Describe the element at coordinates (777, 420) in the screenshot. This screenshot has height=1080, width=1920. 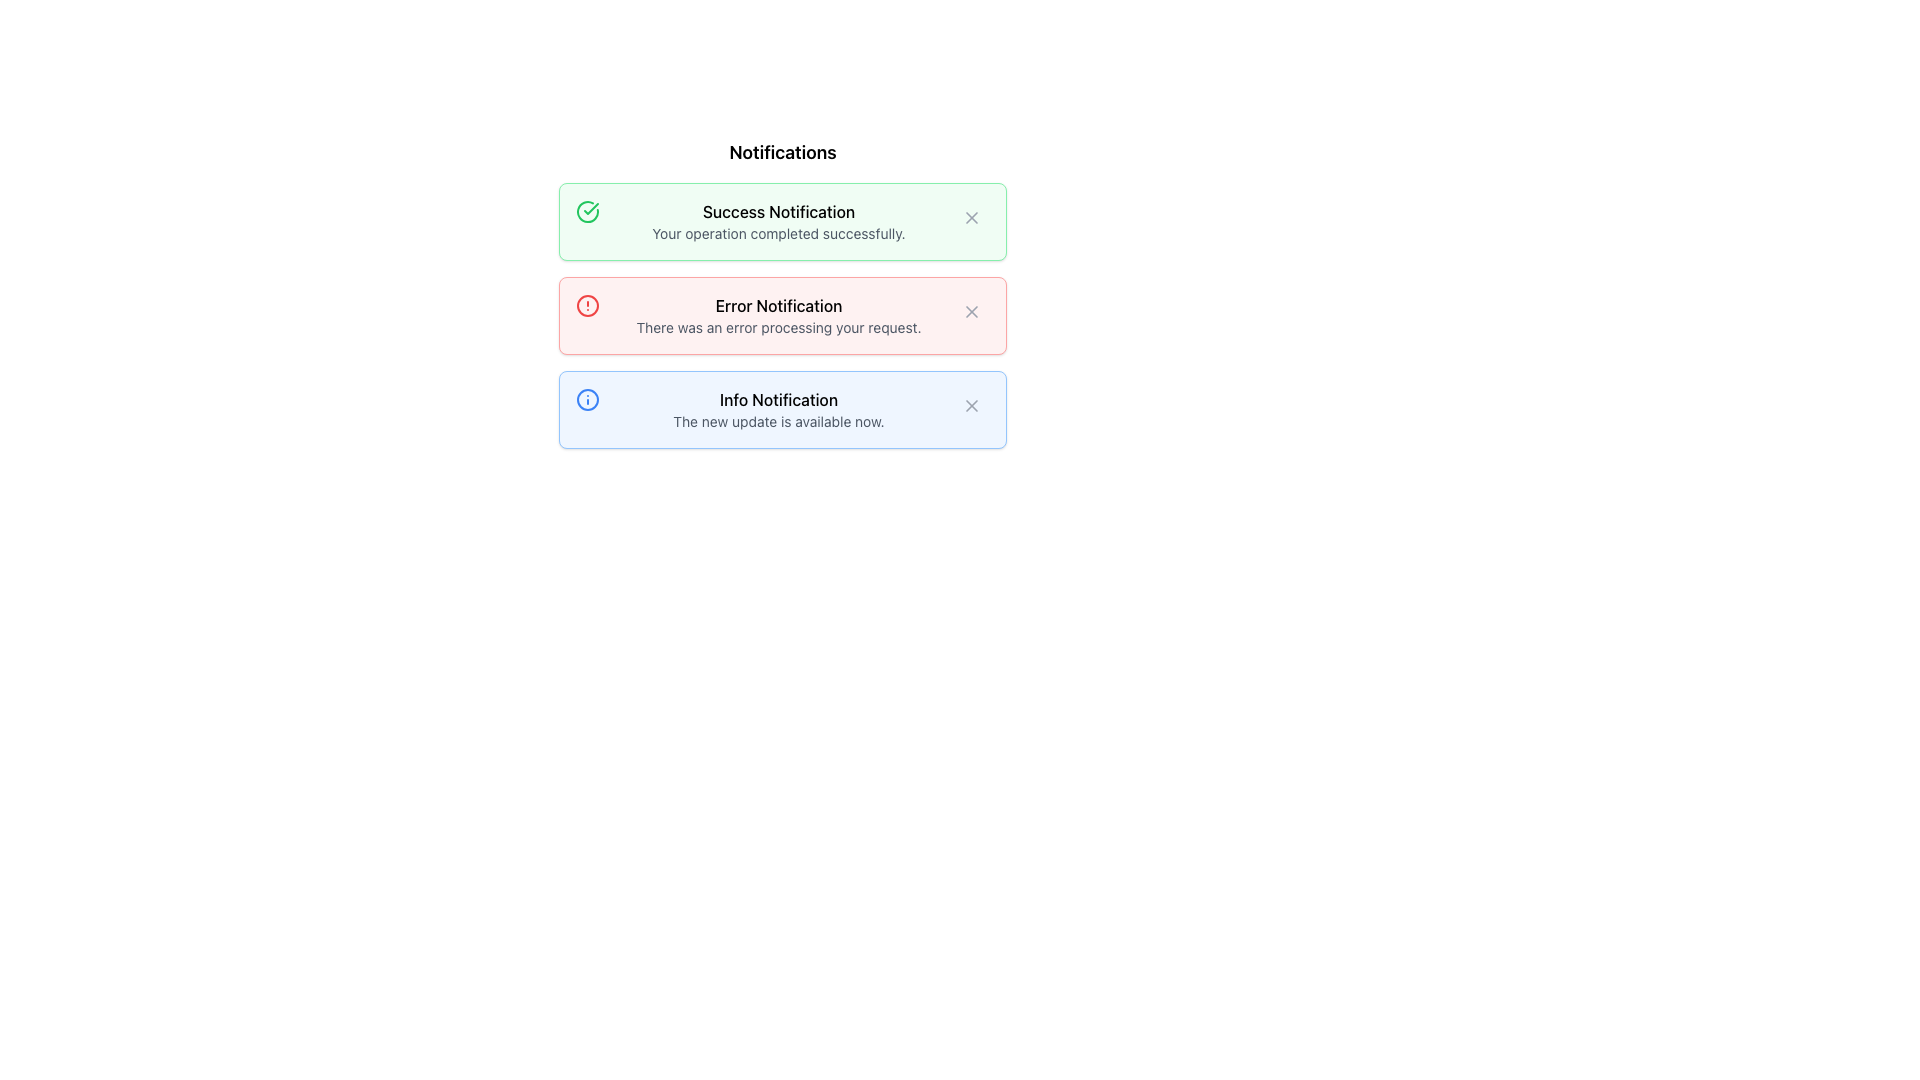
I see `the descriptive Static Text located within the third notification box labeled 'Info Notification,' which is positioned below the primary title text` at that location.